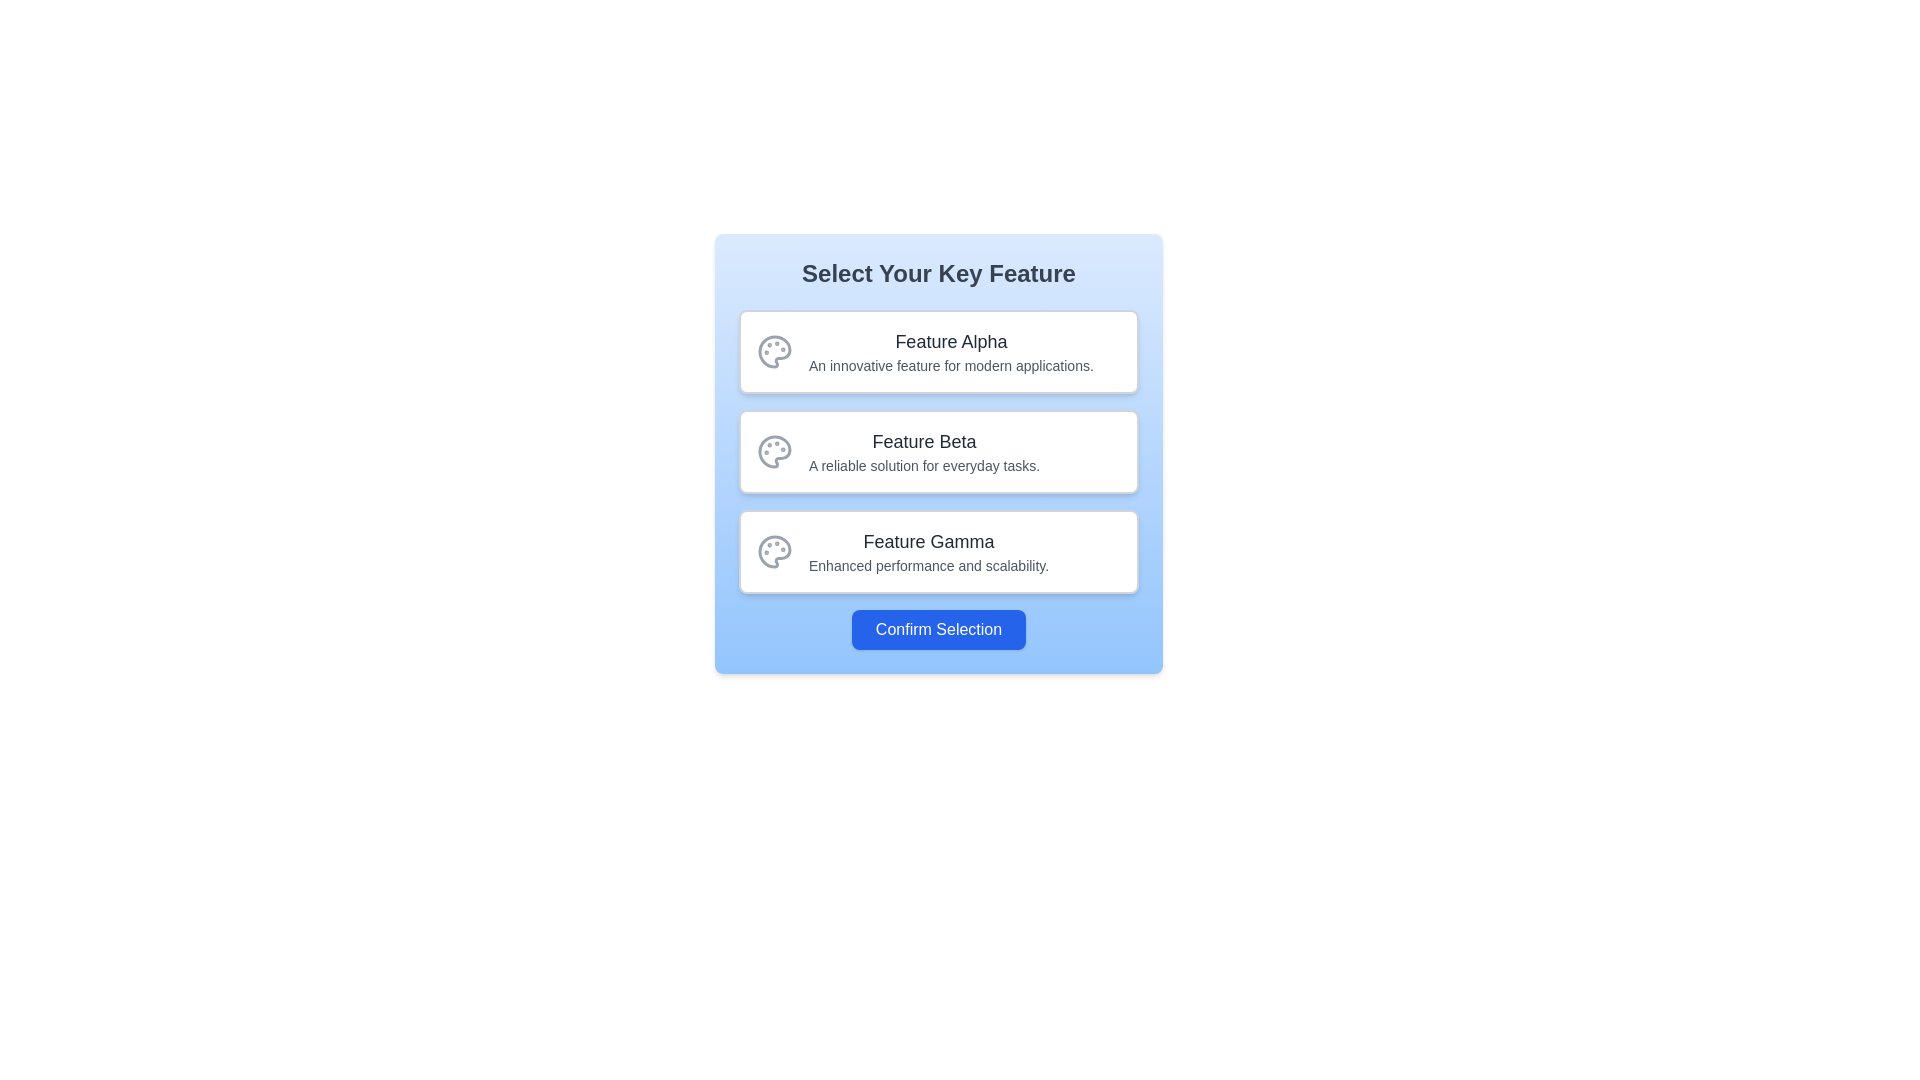 This screenshot has width=1920, height=1080. I want to click on the 'Feature Beta' informative block, so click(938, 451).